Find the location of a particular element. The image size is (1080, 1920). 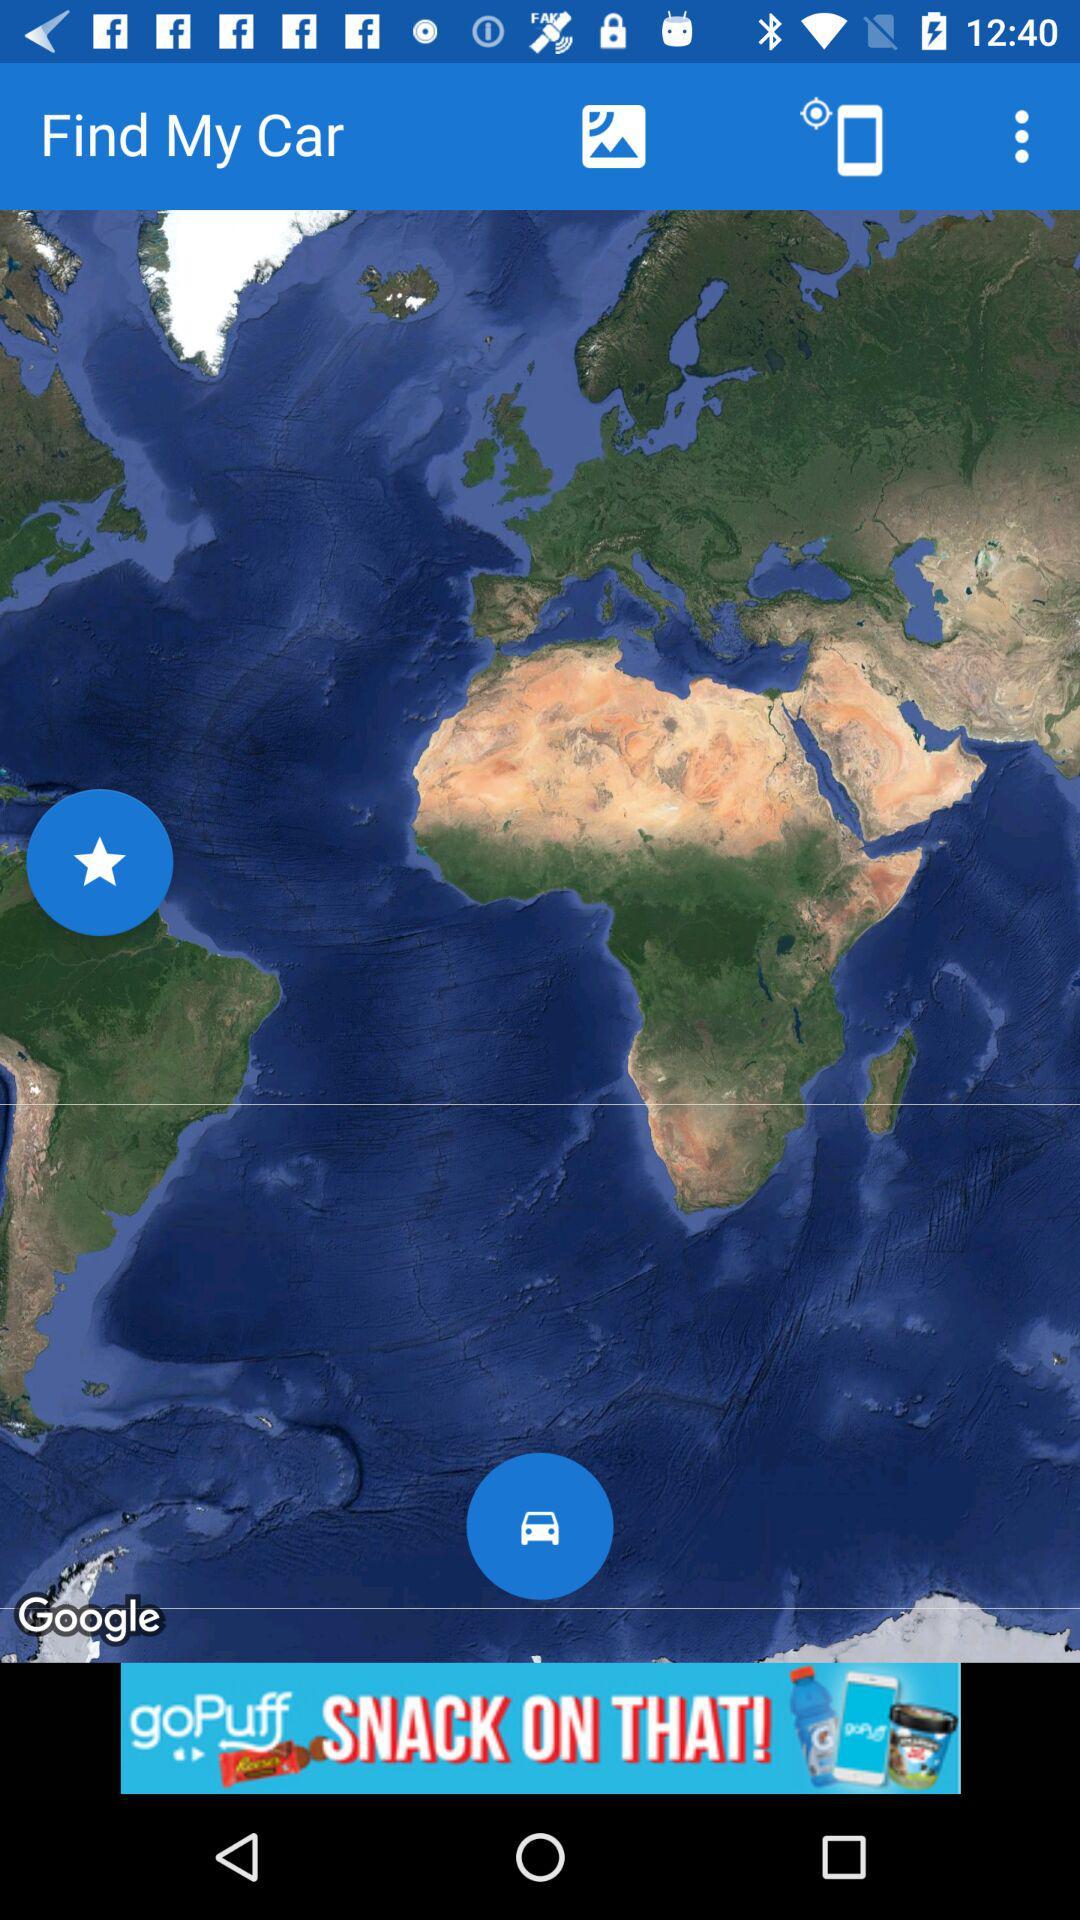

the more icon is located at coordinates (1031, 135).